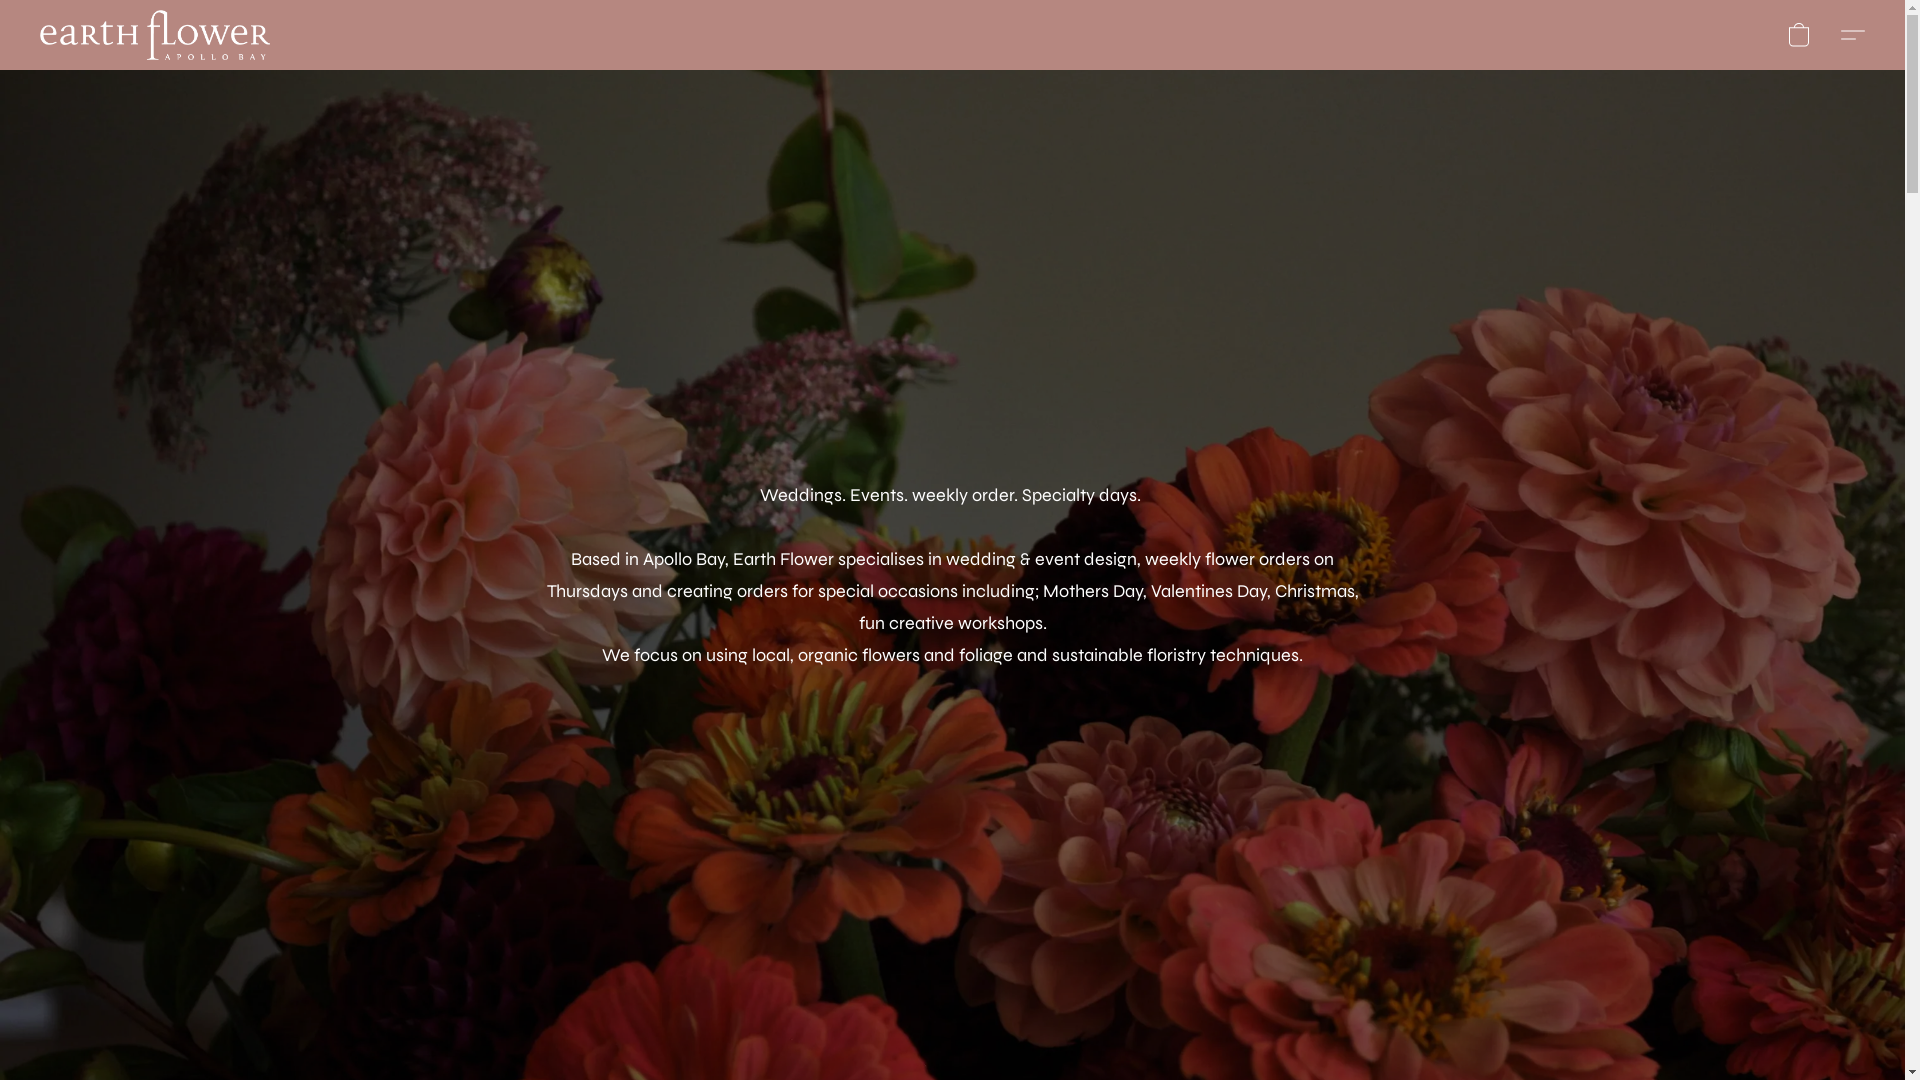 This screenshot has width=1920, height=1080. I want to click on 'Go to your shopping cart', so click(1799, 34).